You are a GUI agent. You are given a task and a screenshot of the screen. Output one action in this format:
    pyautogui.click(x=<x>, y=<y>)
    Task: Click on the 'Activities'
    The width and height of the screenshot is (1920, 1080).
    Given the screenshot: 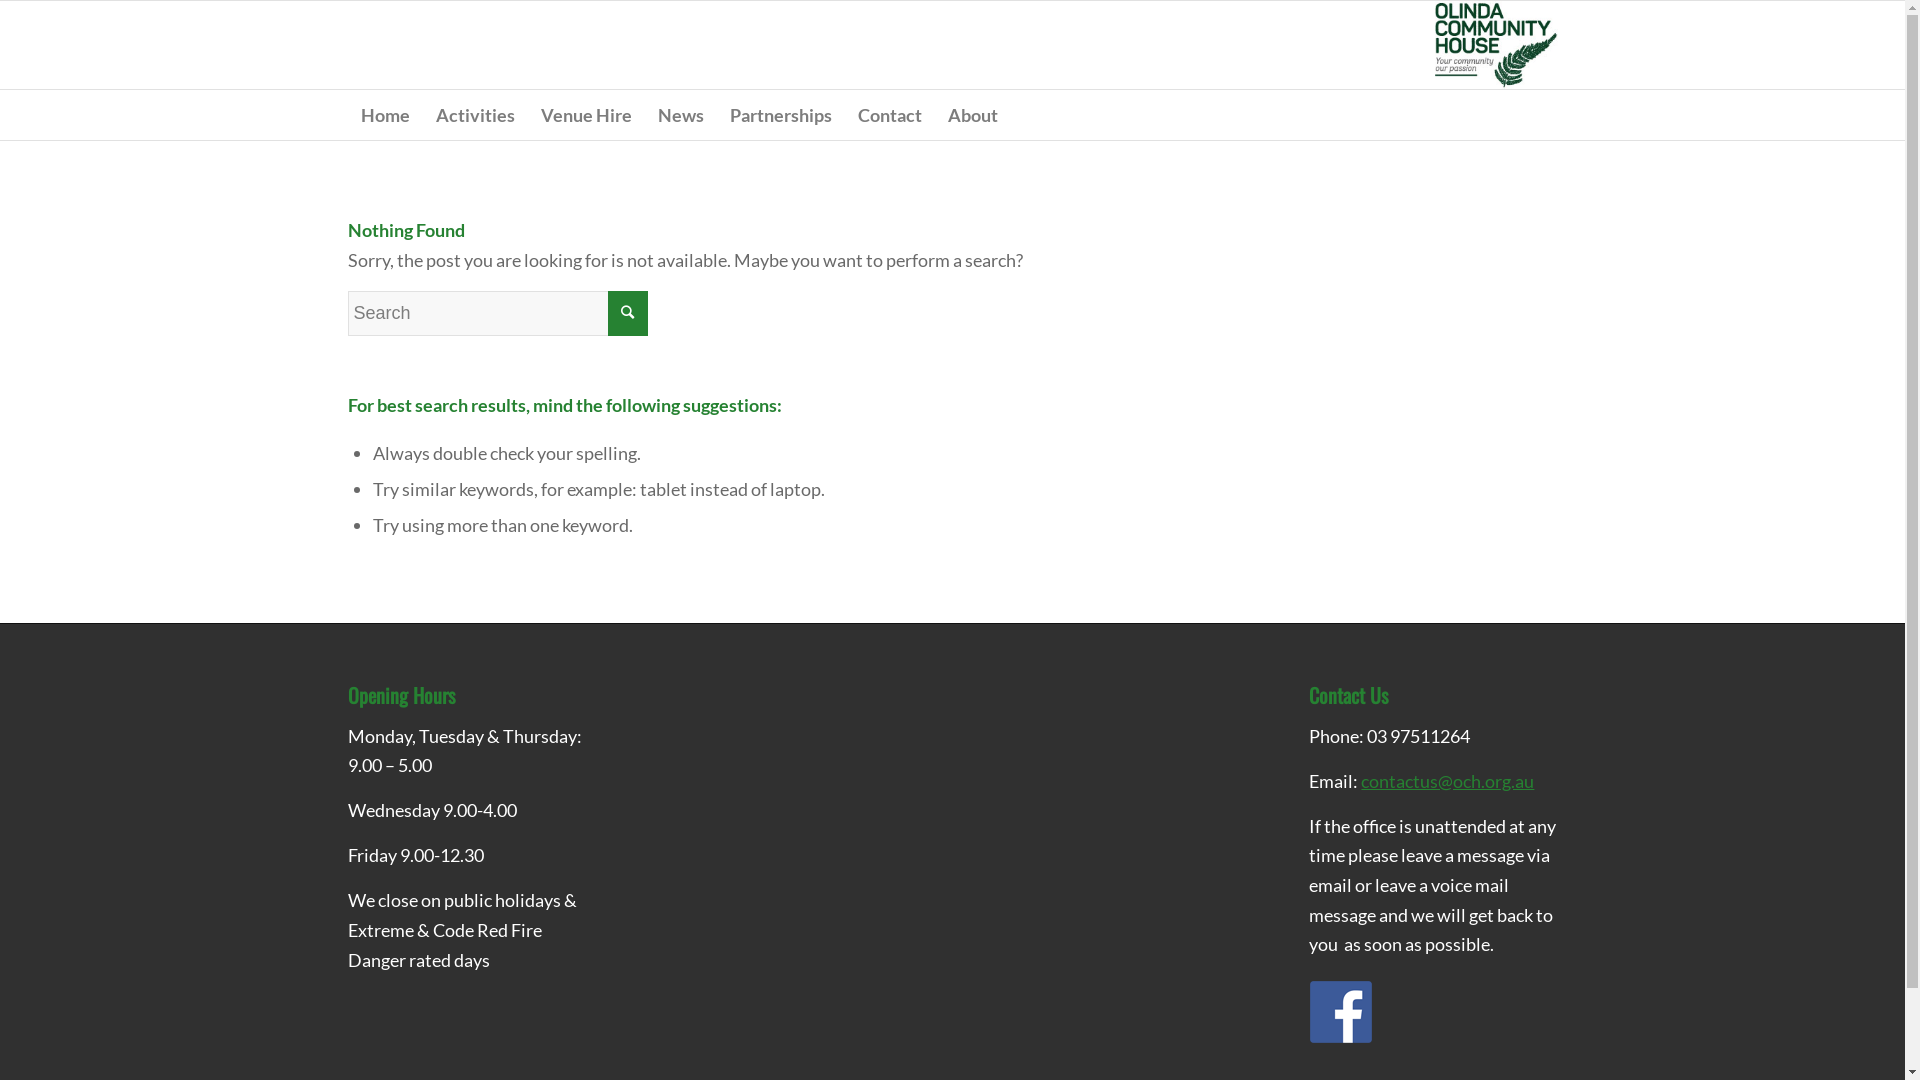 What is the action you would take?
    pyautogui.click(x=473, y=115)
    